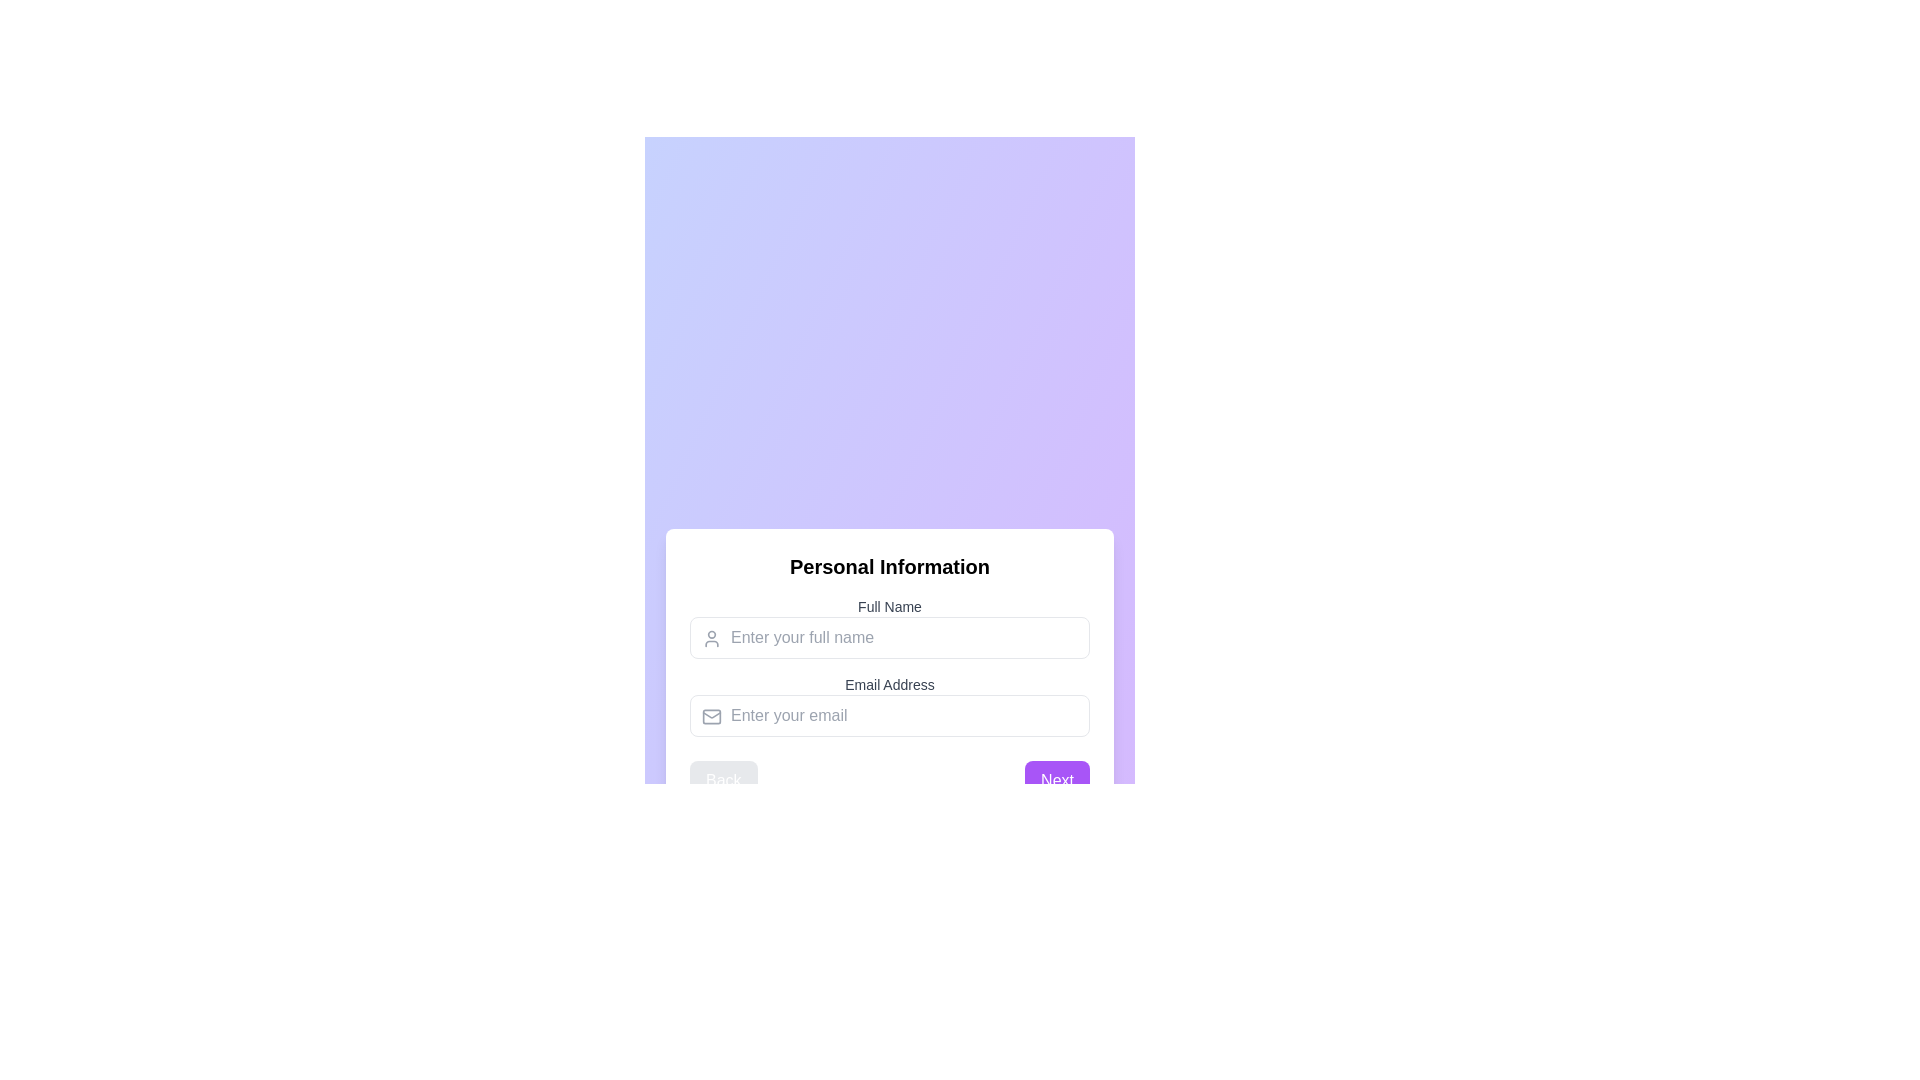  What do you see at coordinates (711, 716) in the screenshot?
I see `the decorative graphical component of the mail envelope icon, which is positioned in the lower section of the email input field, aligned to the left of the text field` at bounding box center [711, 716].